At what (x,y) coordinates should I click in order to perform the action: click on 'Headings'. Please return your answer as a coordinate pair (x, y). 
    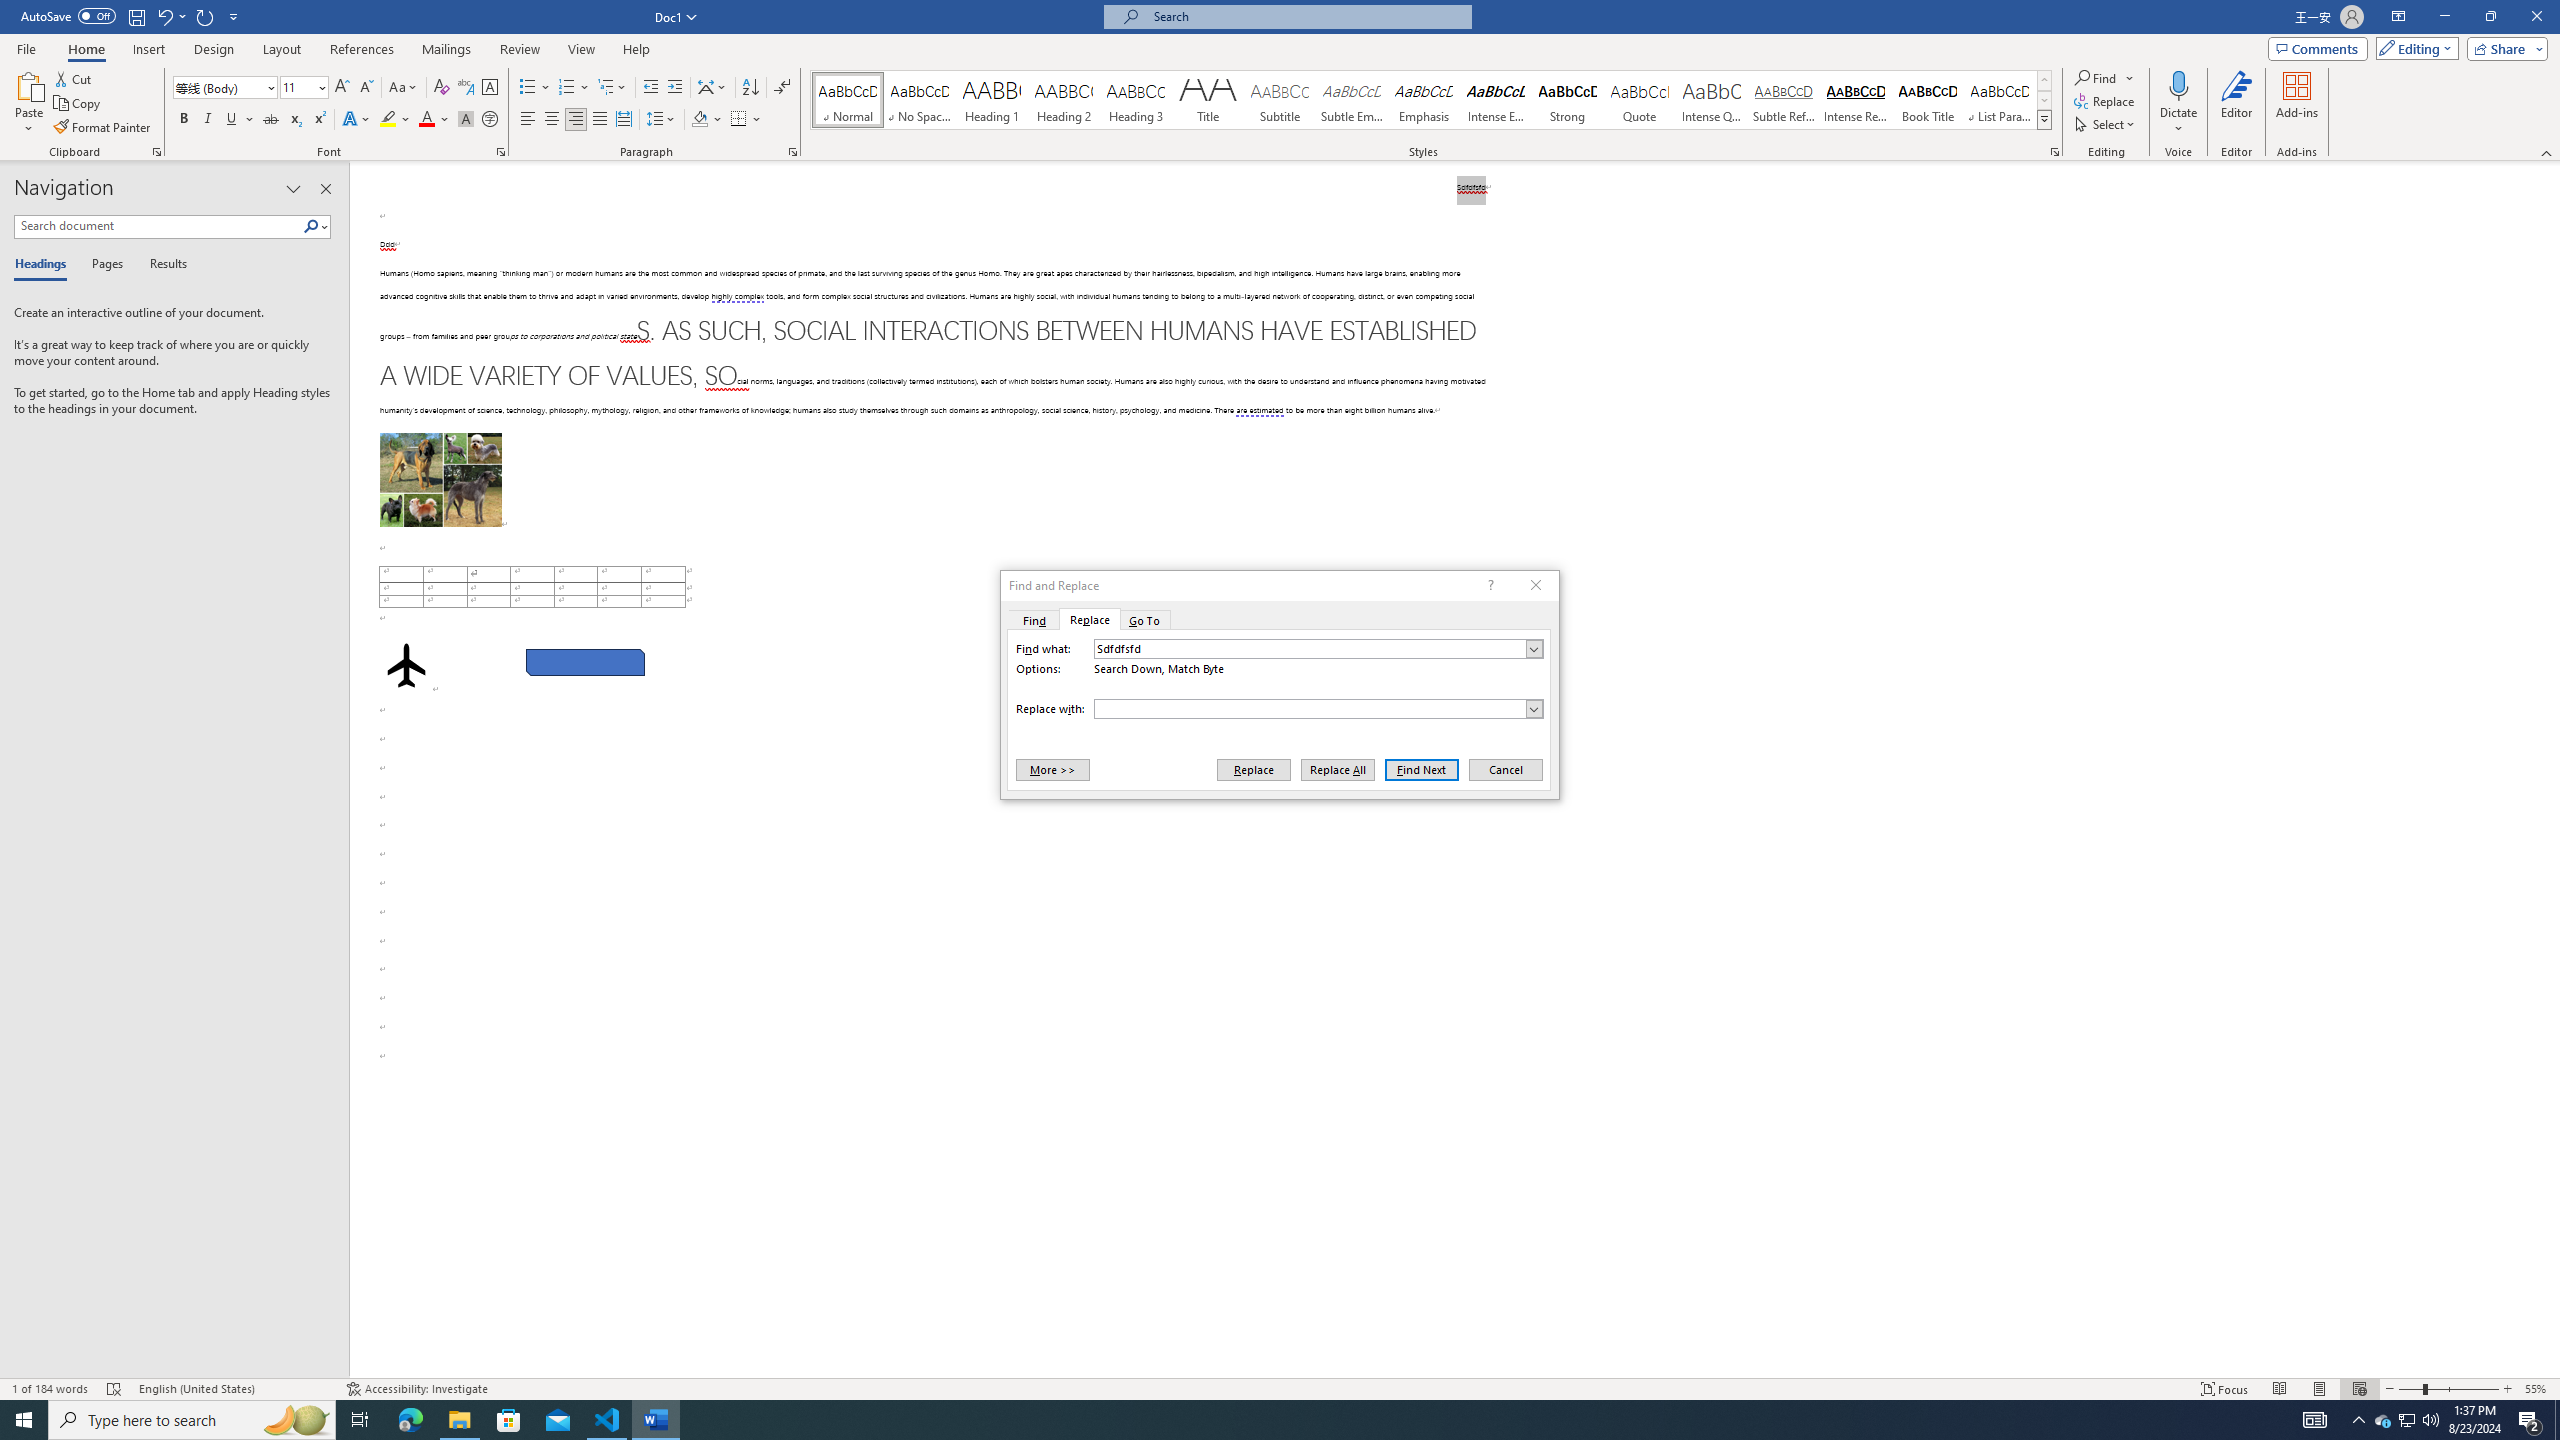
    Looking at the image, I should click on (44, 264).